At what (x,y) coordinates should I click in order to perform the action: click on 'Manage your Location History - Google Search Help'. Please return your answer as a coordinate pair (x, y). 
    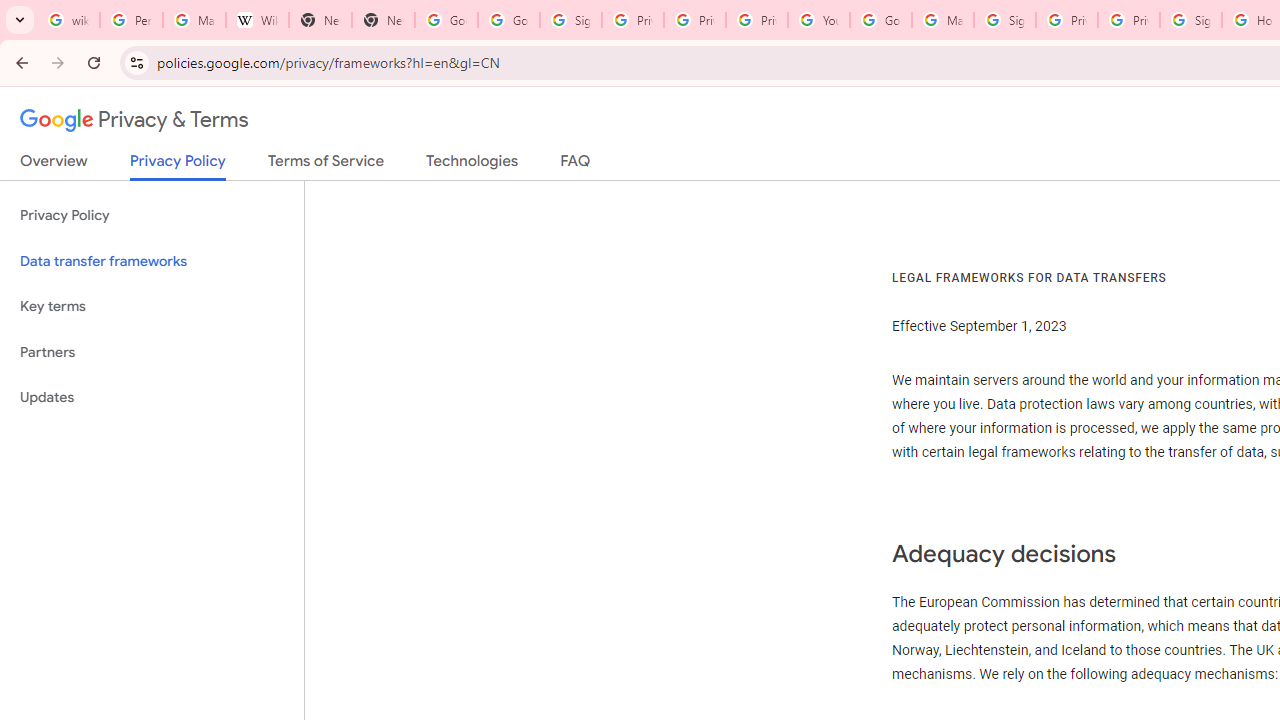
    Looking at the image, I should click on (194, 20).